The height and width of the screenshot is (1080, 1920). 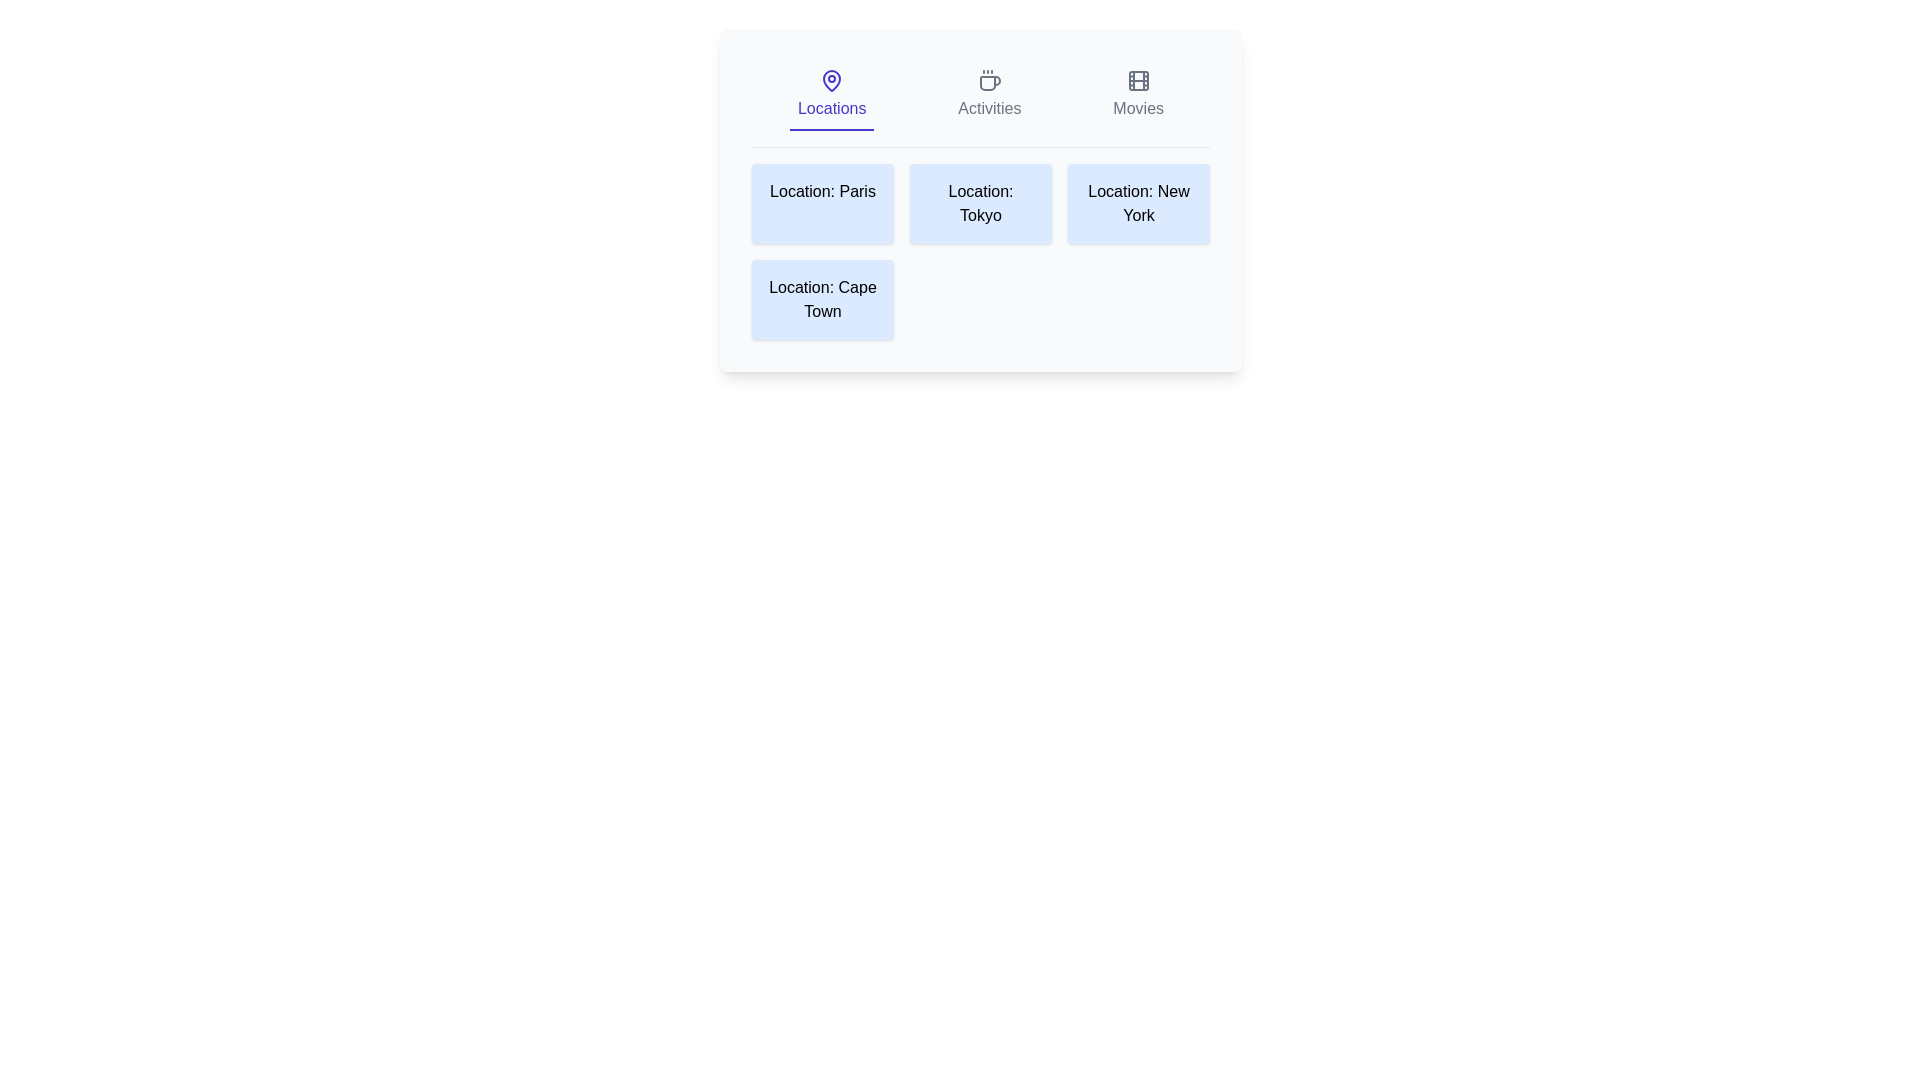 What do you see at coordinates (980, 204) in the screenshot?
I see `the tab or card labeled Location: Tokyo` at bounding box center [980, 204].